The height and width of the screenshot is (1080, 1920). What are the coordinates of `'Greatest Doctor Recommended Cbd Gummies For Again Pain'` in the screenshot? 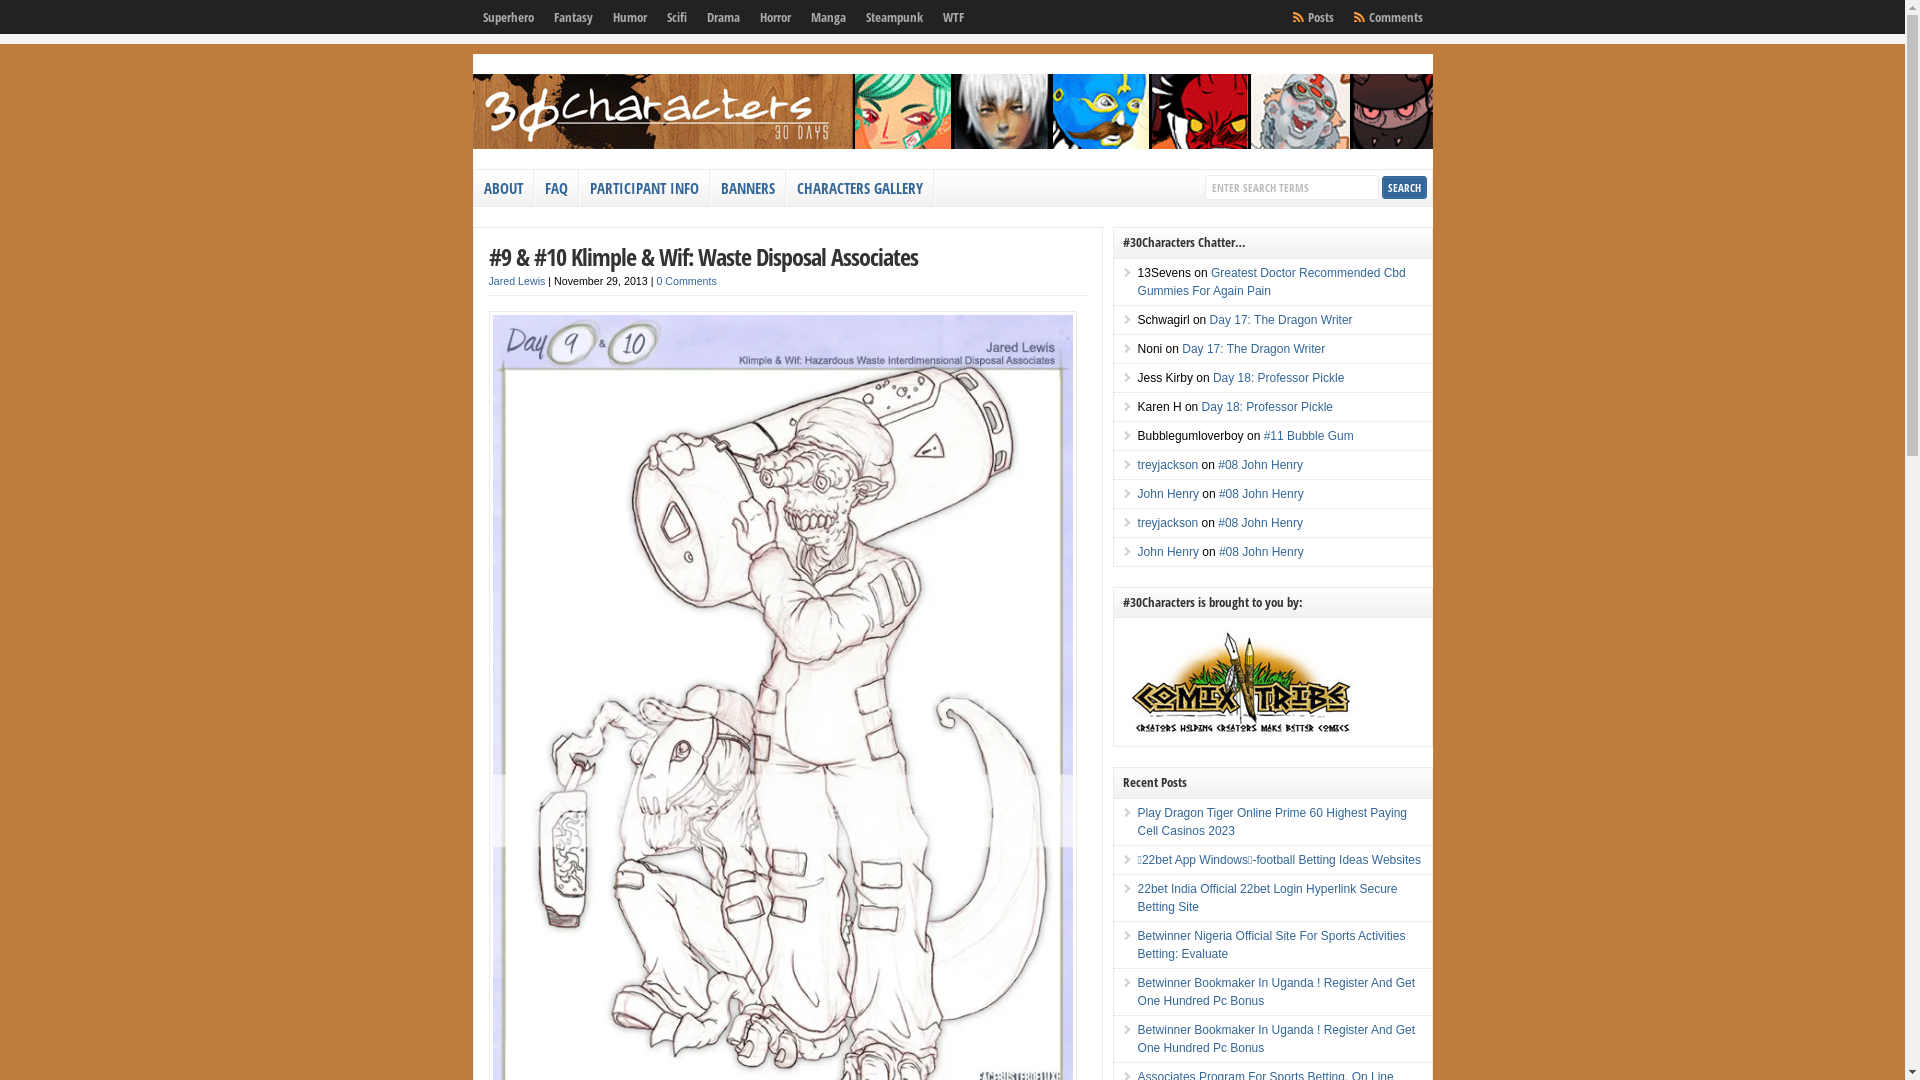 It's located at (1271, 281).